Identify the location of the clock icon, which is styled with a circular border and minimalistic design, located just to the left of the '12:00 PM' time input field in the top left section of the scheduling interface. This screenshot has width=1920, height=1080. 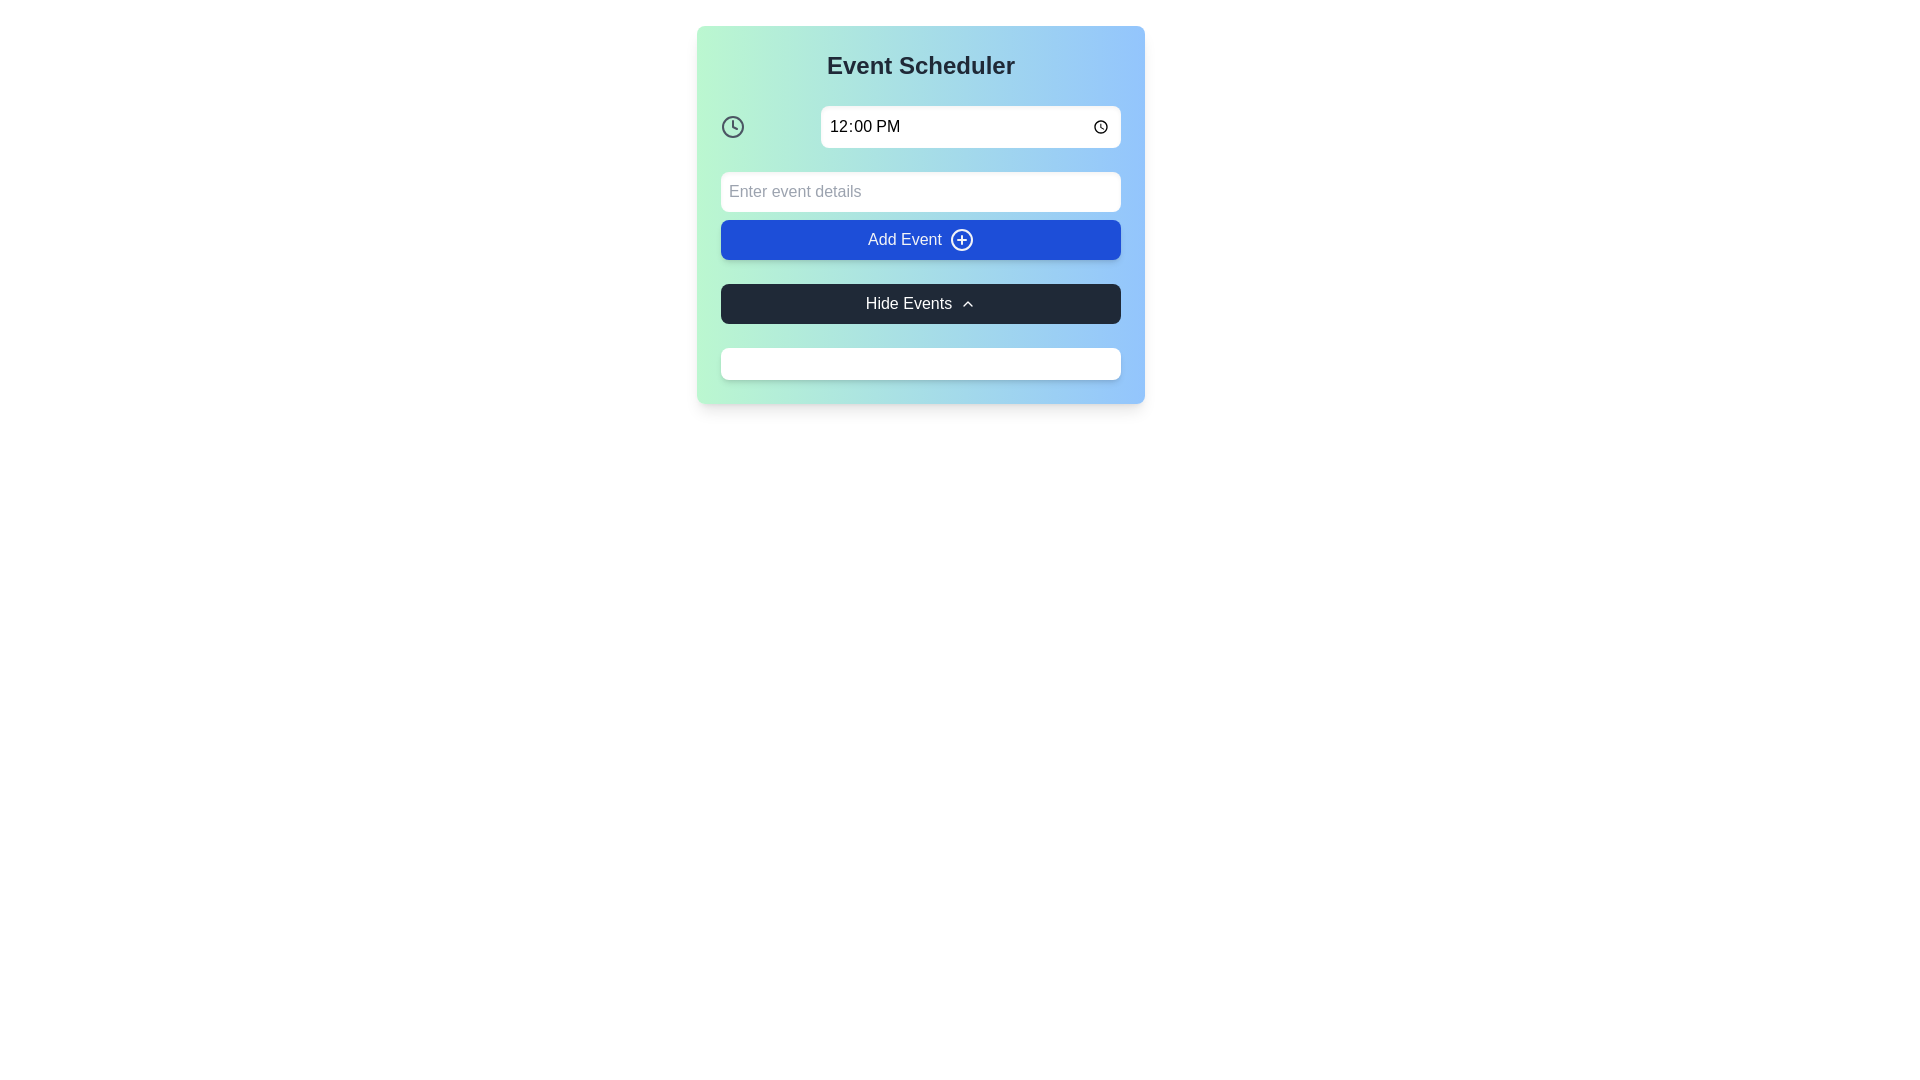
(732, 127).